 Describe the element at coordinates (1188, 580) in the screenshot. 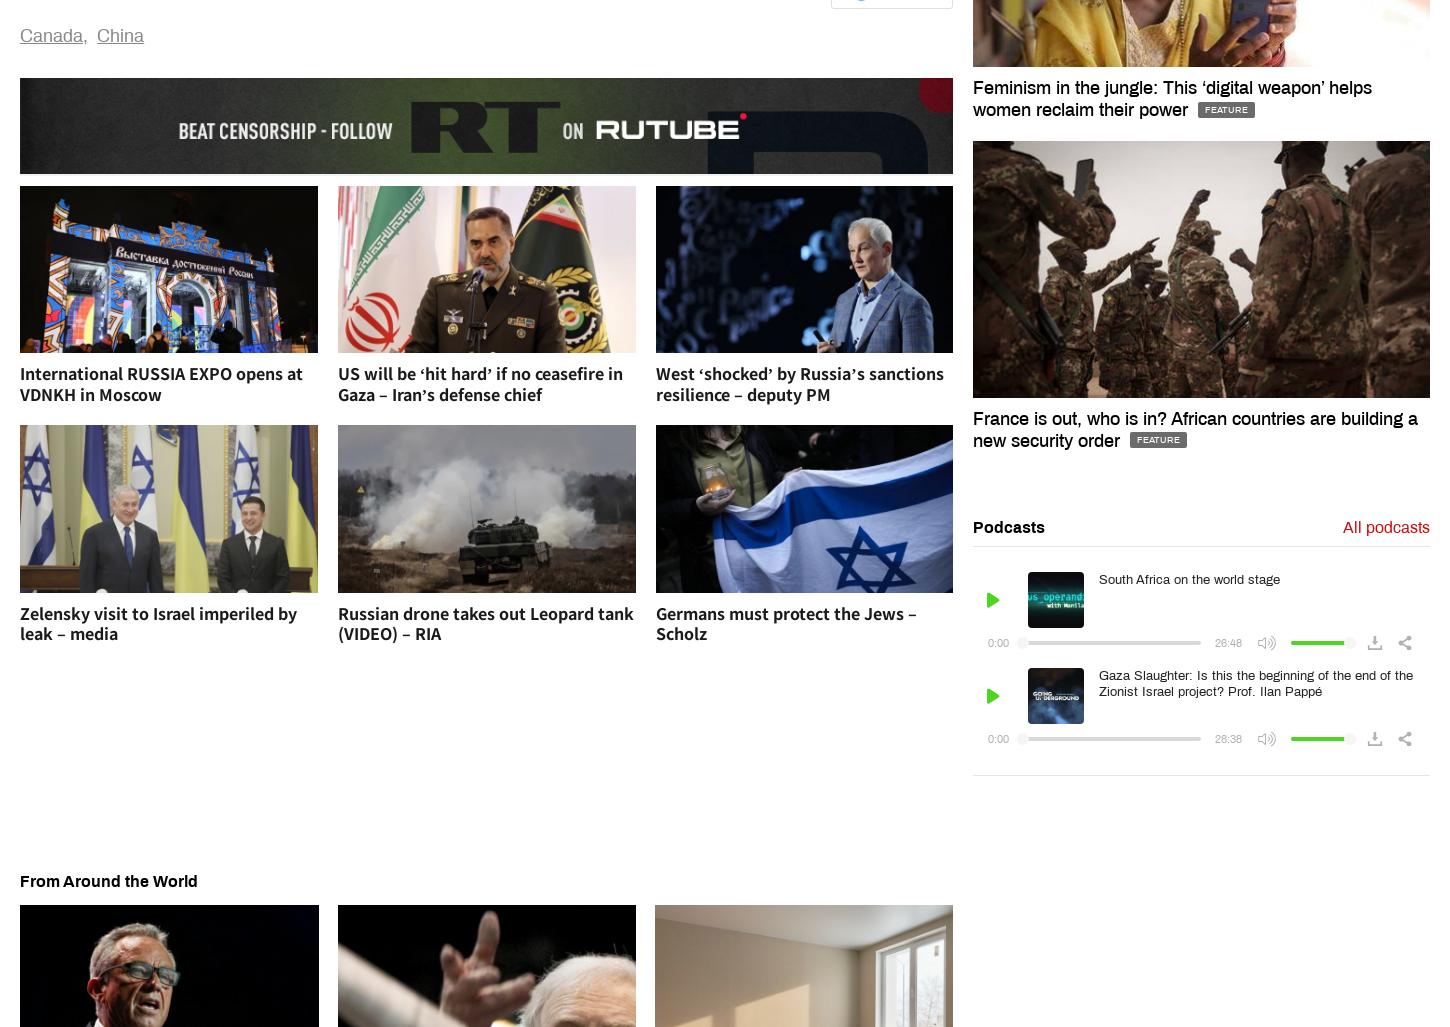

I see `'South Africa on the world stage'` at that location.